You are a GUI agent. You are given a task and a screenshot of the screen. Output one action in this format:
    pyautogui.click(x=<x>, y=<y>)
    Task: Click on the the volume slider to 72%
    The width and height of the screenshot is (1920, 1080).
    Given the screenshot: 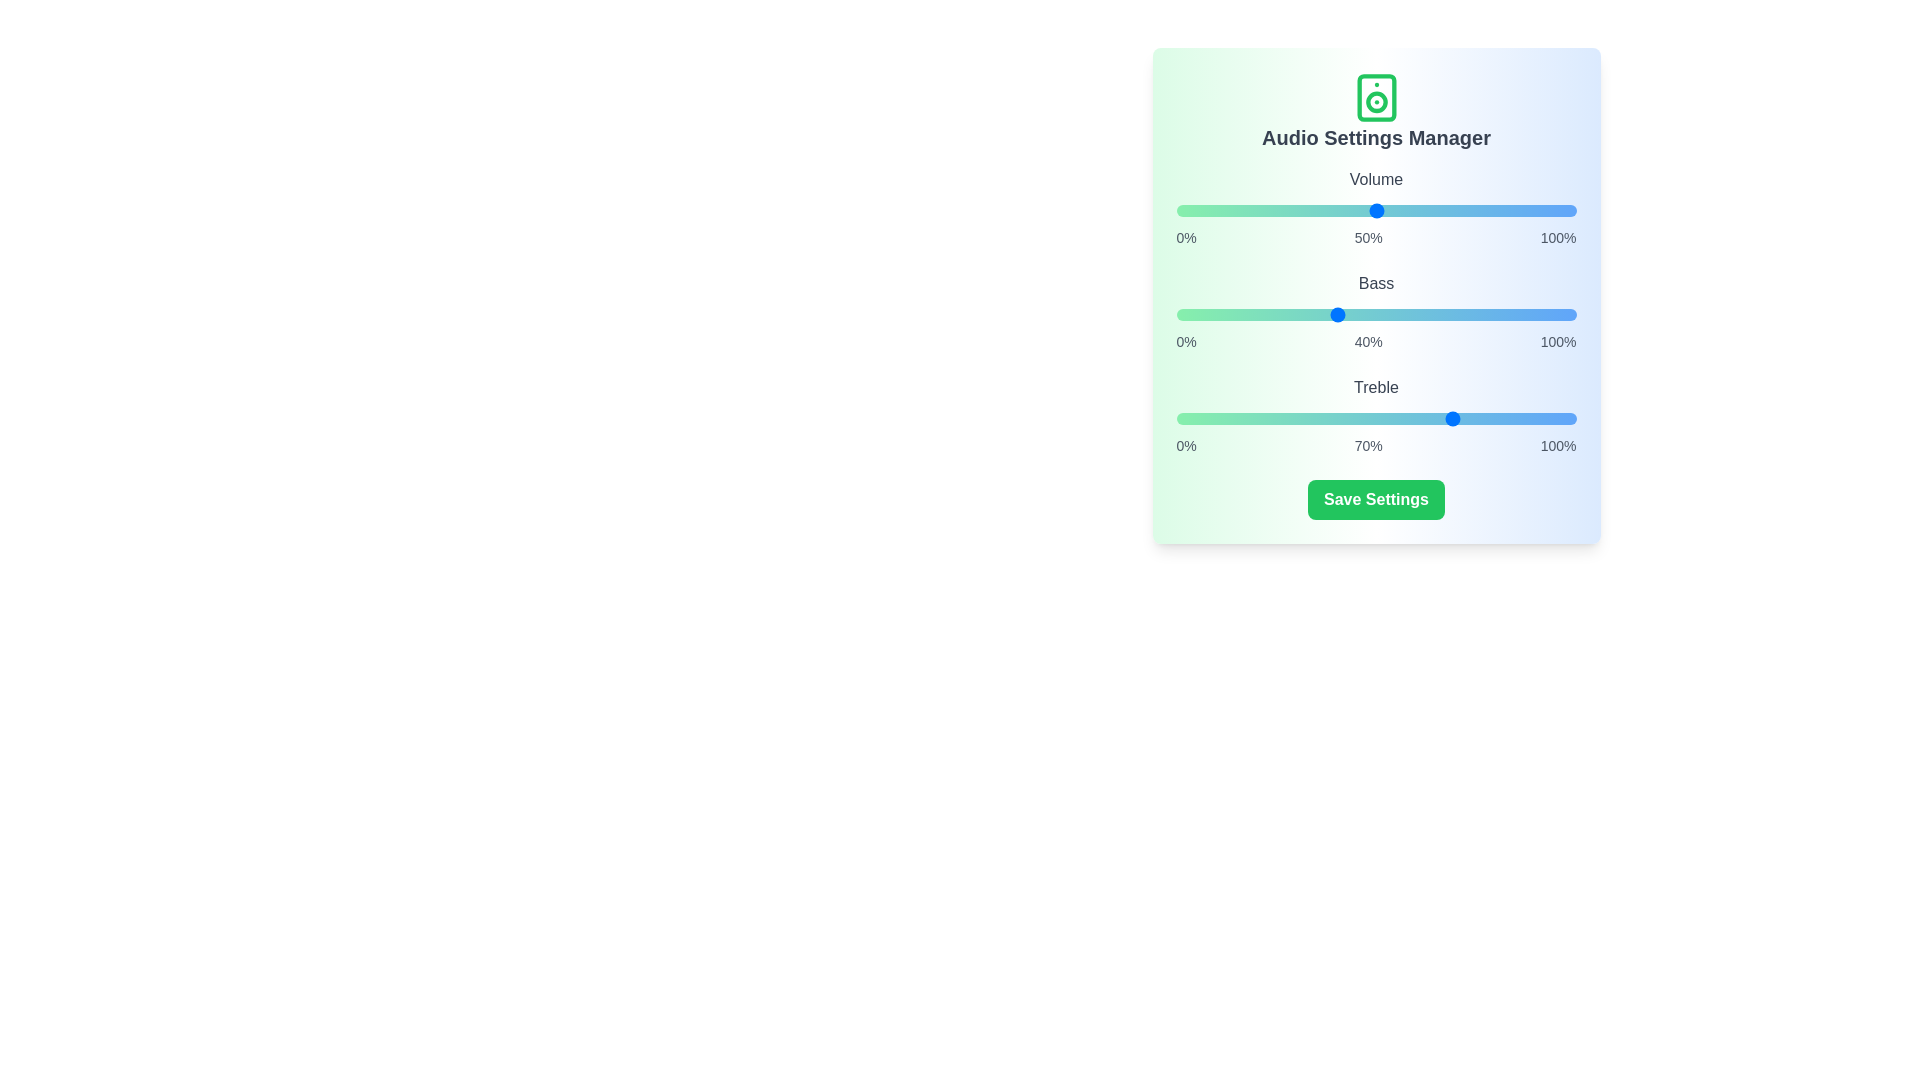 What is the action you would take?
    pyautogui.click(x=1464, y=211)
    